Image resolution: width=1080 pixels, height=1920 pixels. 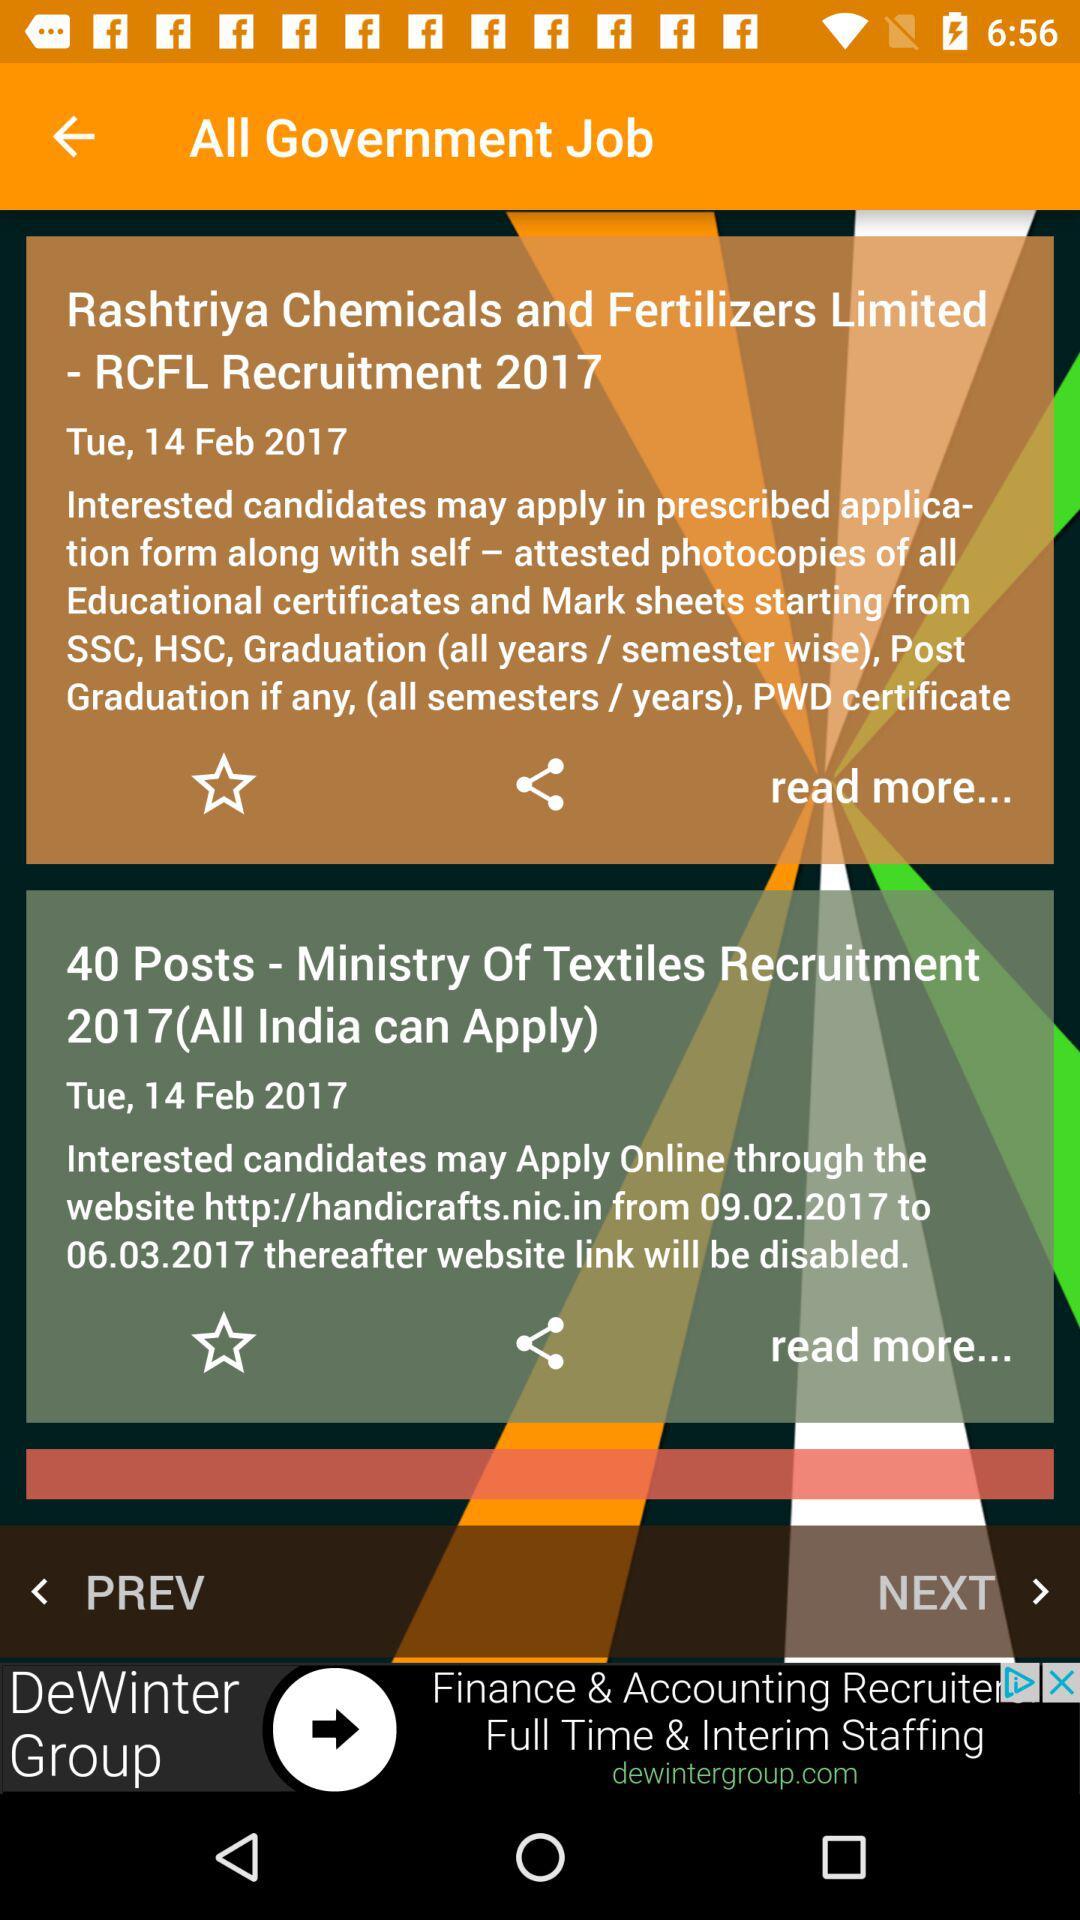 I want to click on favorite, so click(x=223, y=783).